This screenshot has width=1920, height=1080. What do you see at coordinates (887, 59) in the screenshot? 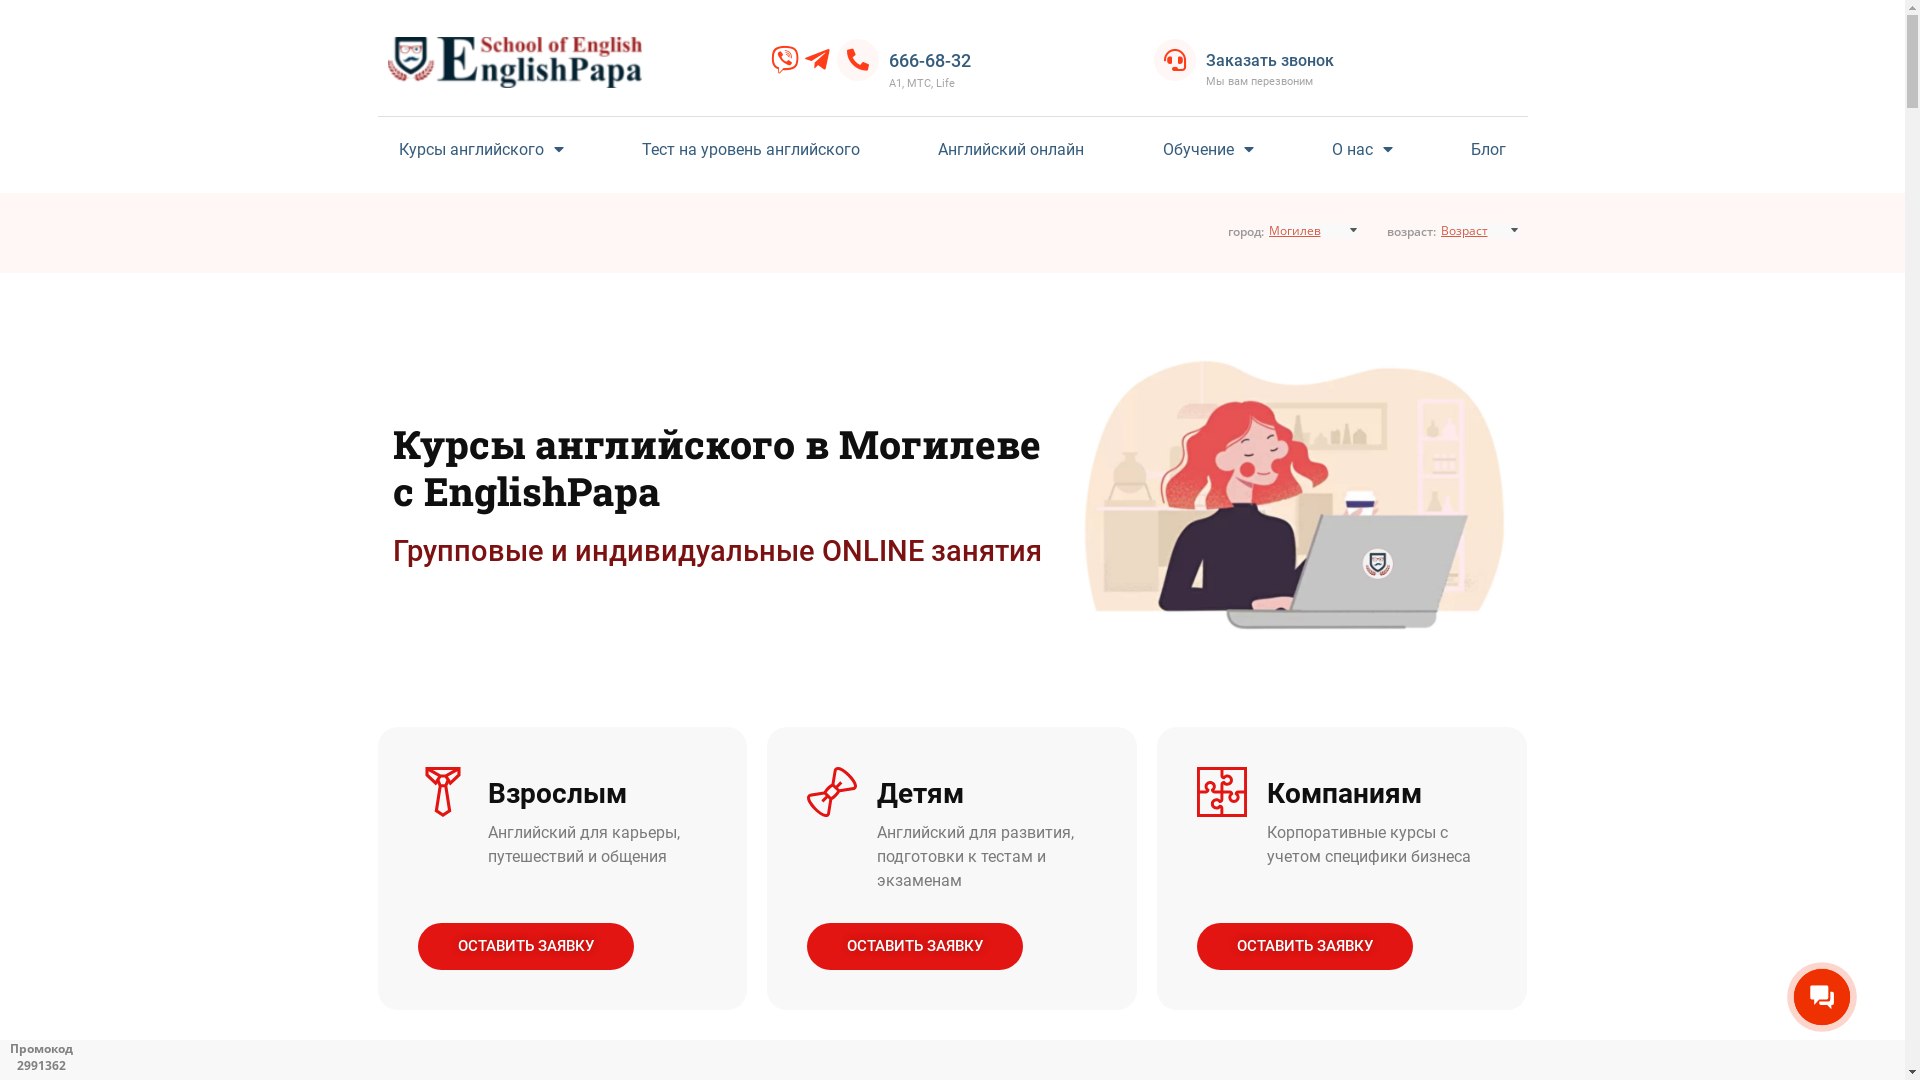
I see `'666-68-32'` at bounding box center [887, 59].